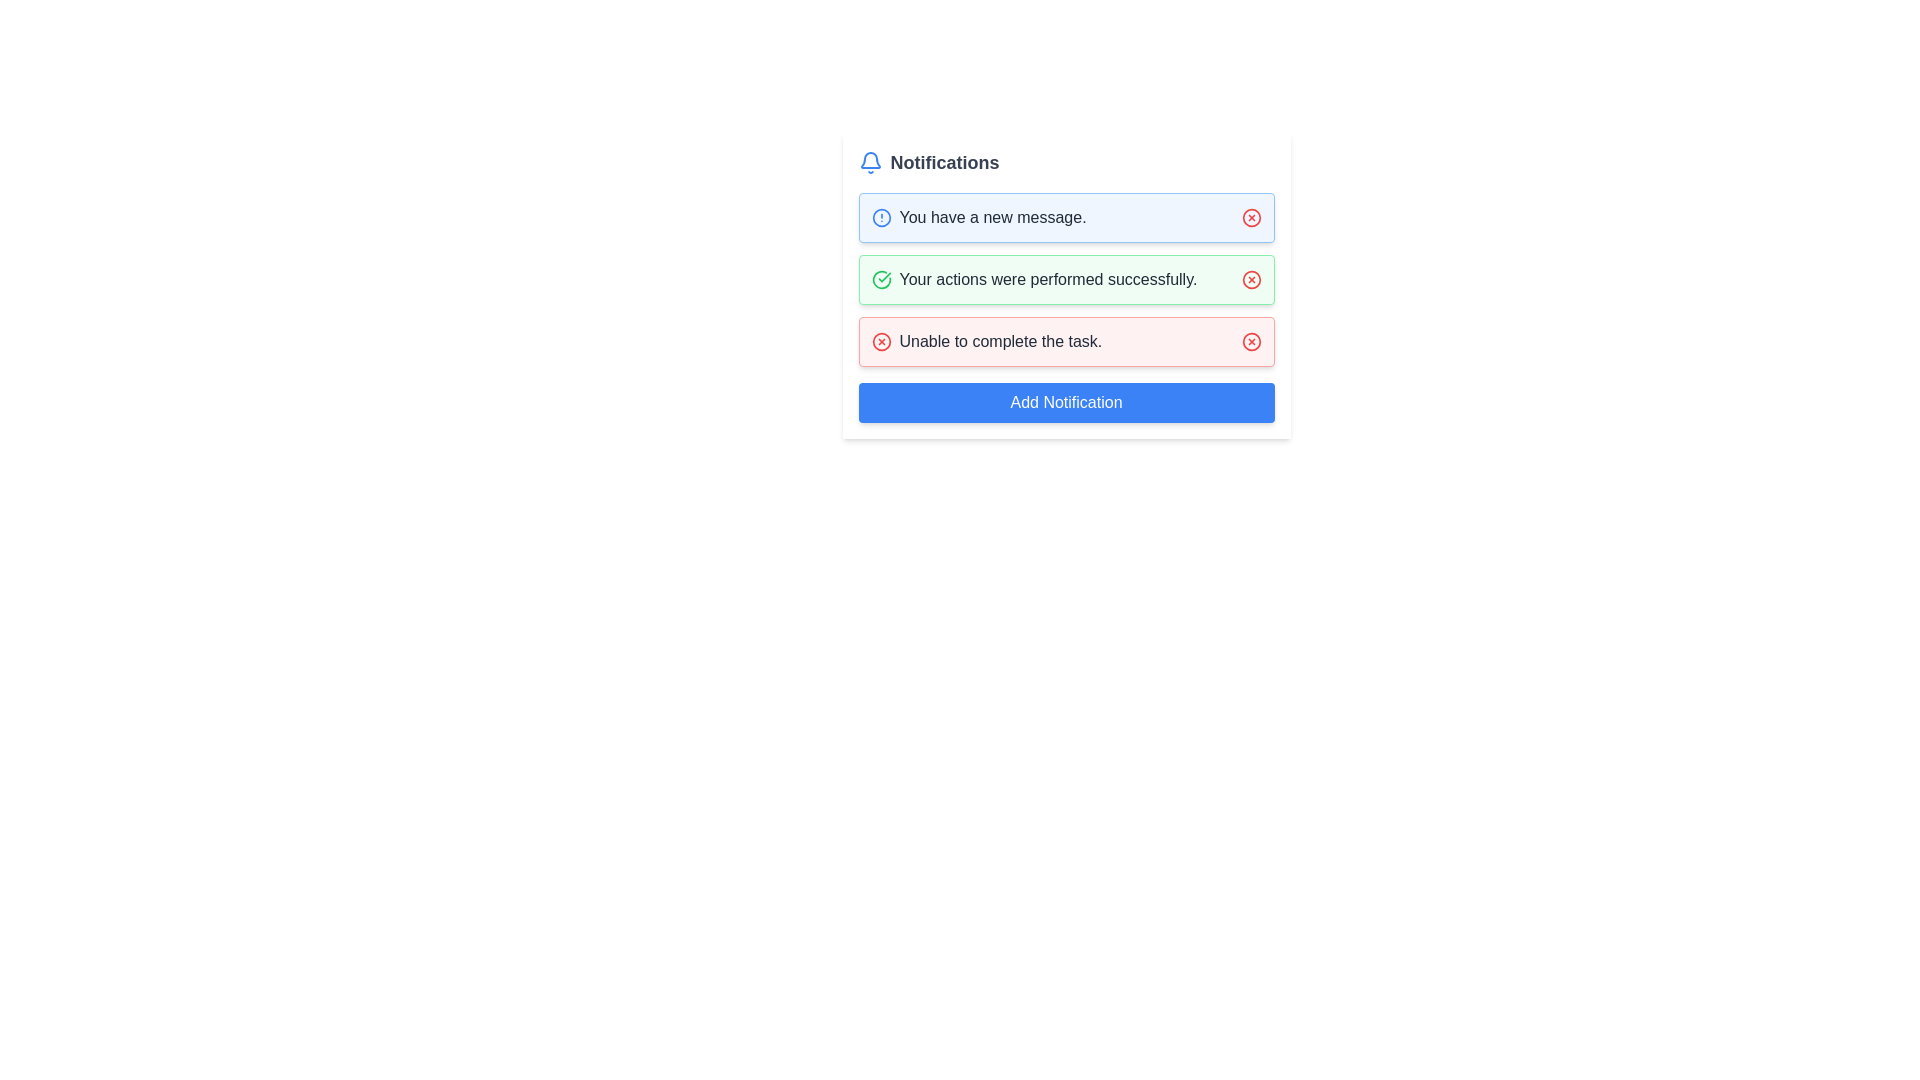 This screenshot has width=1920, height=1080. What do you see at coordinates (1065, 161) in the screenshot?
I see `the bell icon located in the header of the notification panel, which serves as a title and context for the notifications below` at bounding box center [1065, 161].